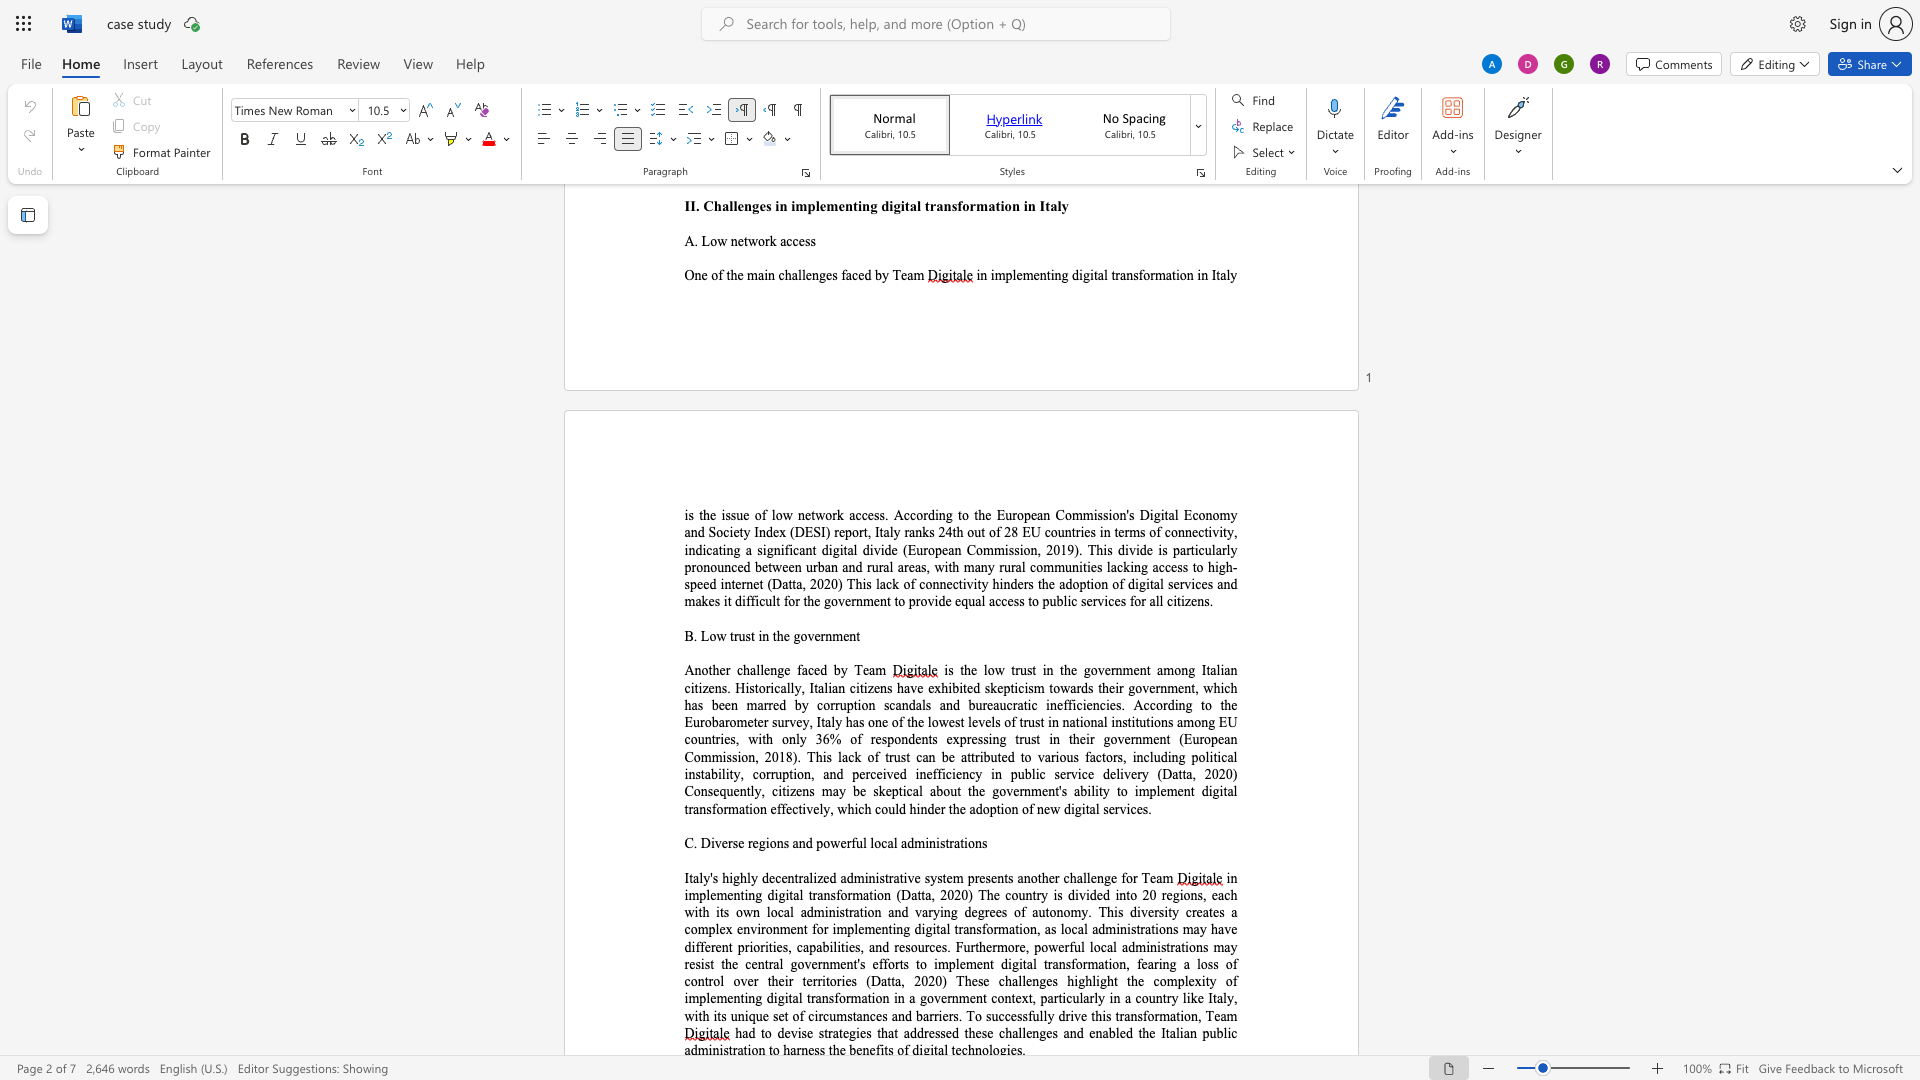  Describe the element at coordinates (1002, 757) in the screenshot. I see `the space between the continuous character "t" and "e" in the text` at that location.